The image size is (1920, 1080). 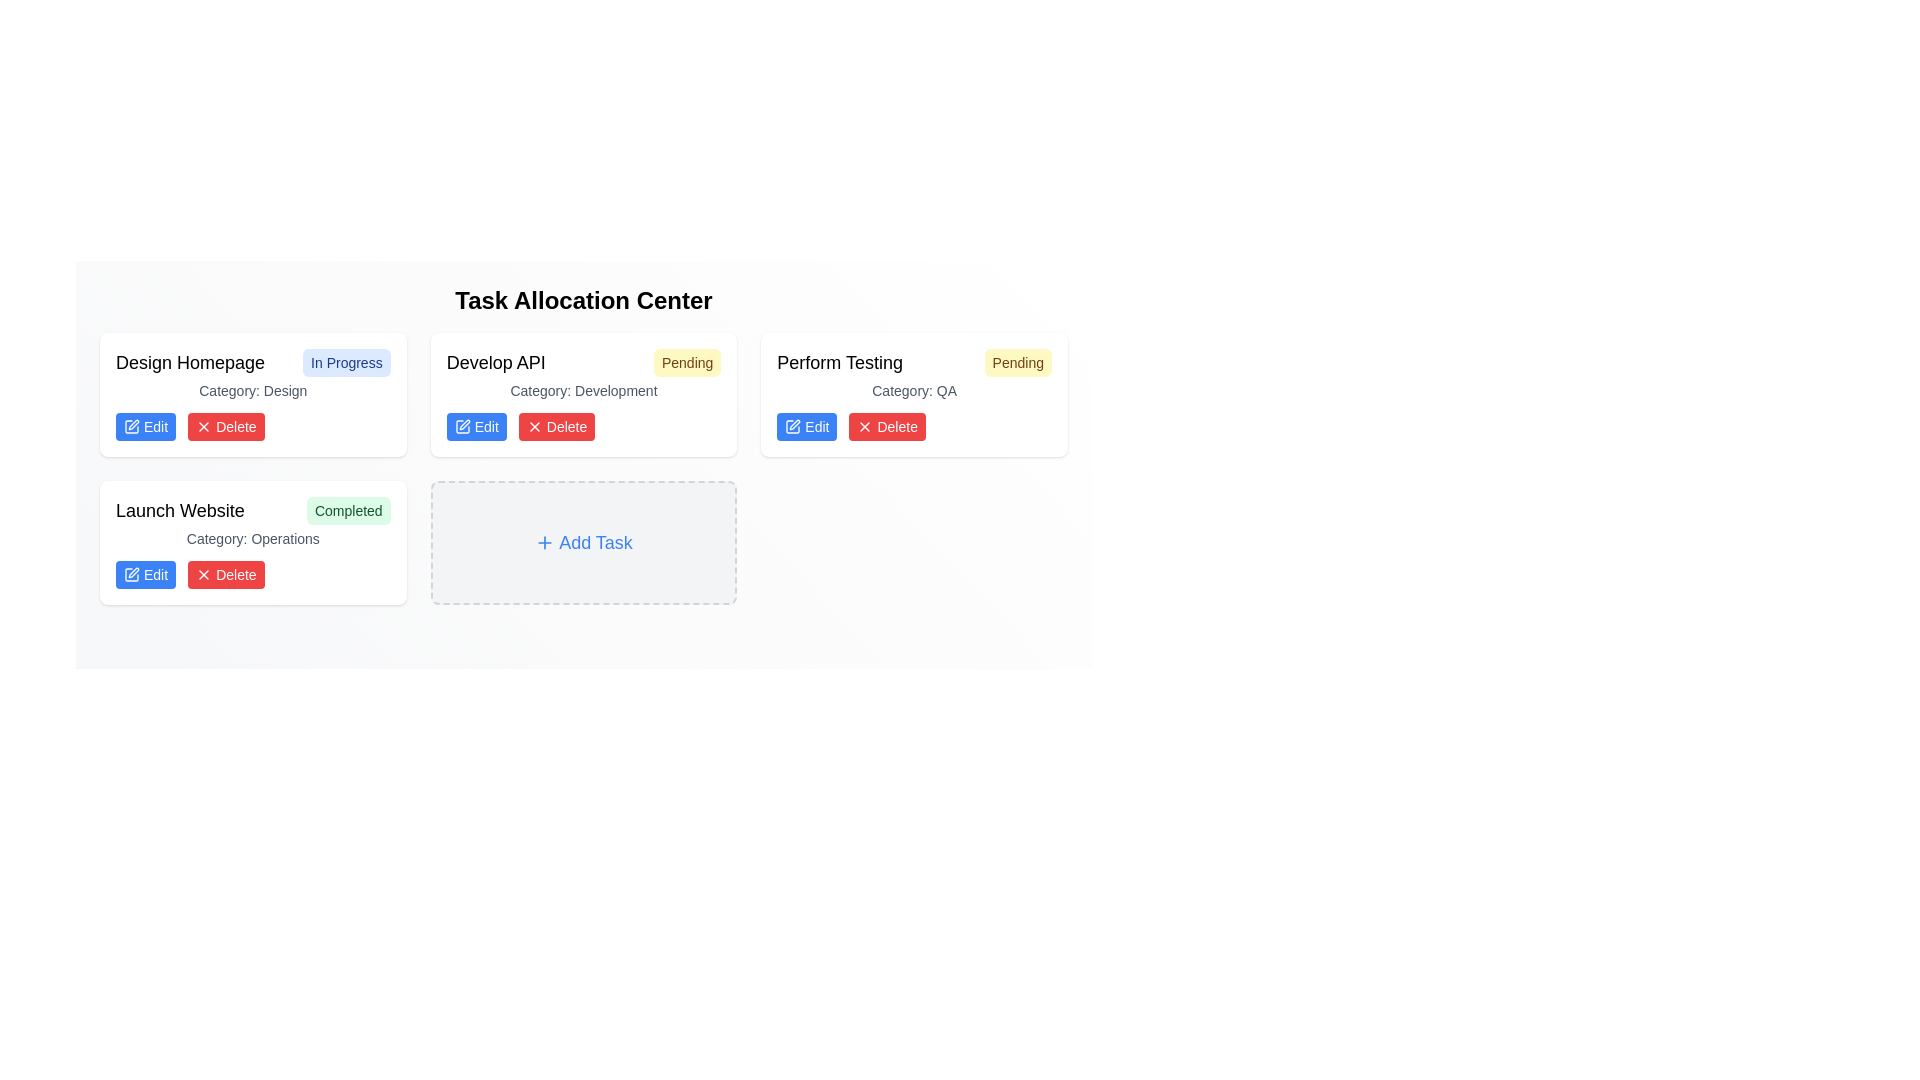 I want to click on the grouped component of buttons labeled 'Edit' and 'Delete', so click(x=913, y=426).